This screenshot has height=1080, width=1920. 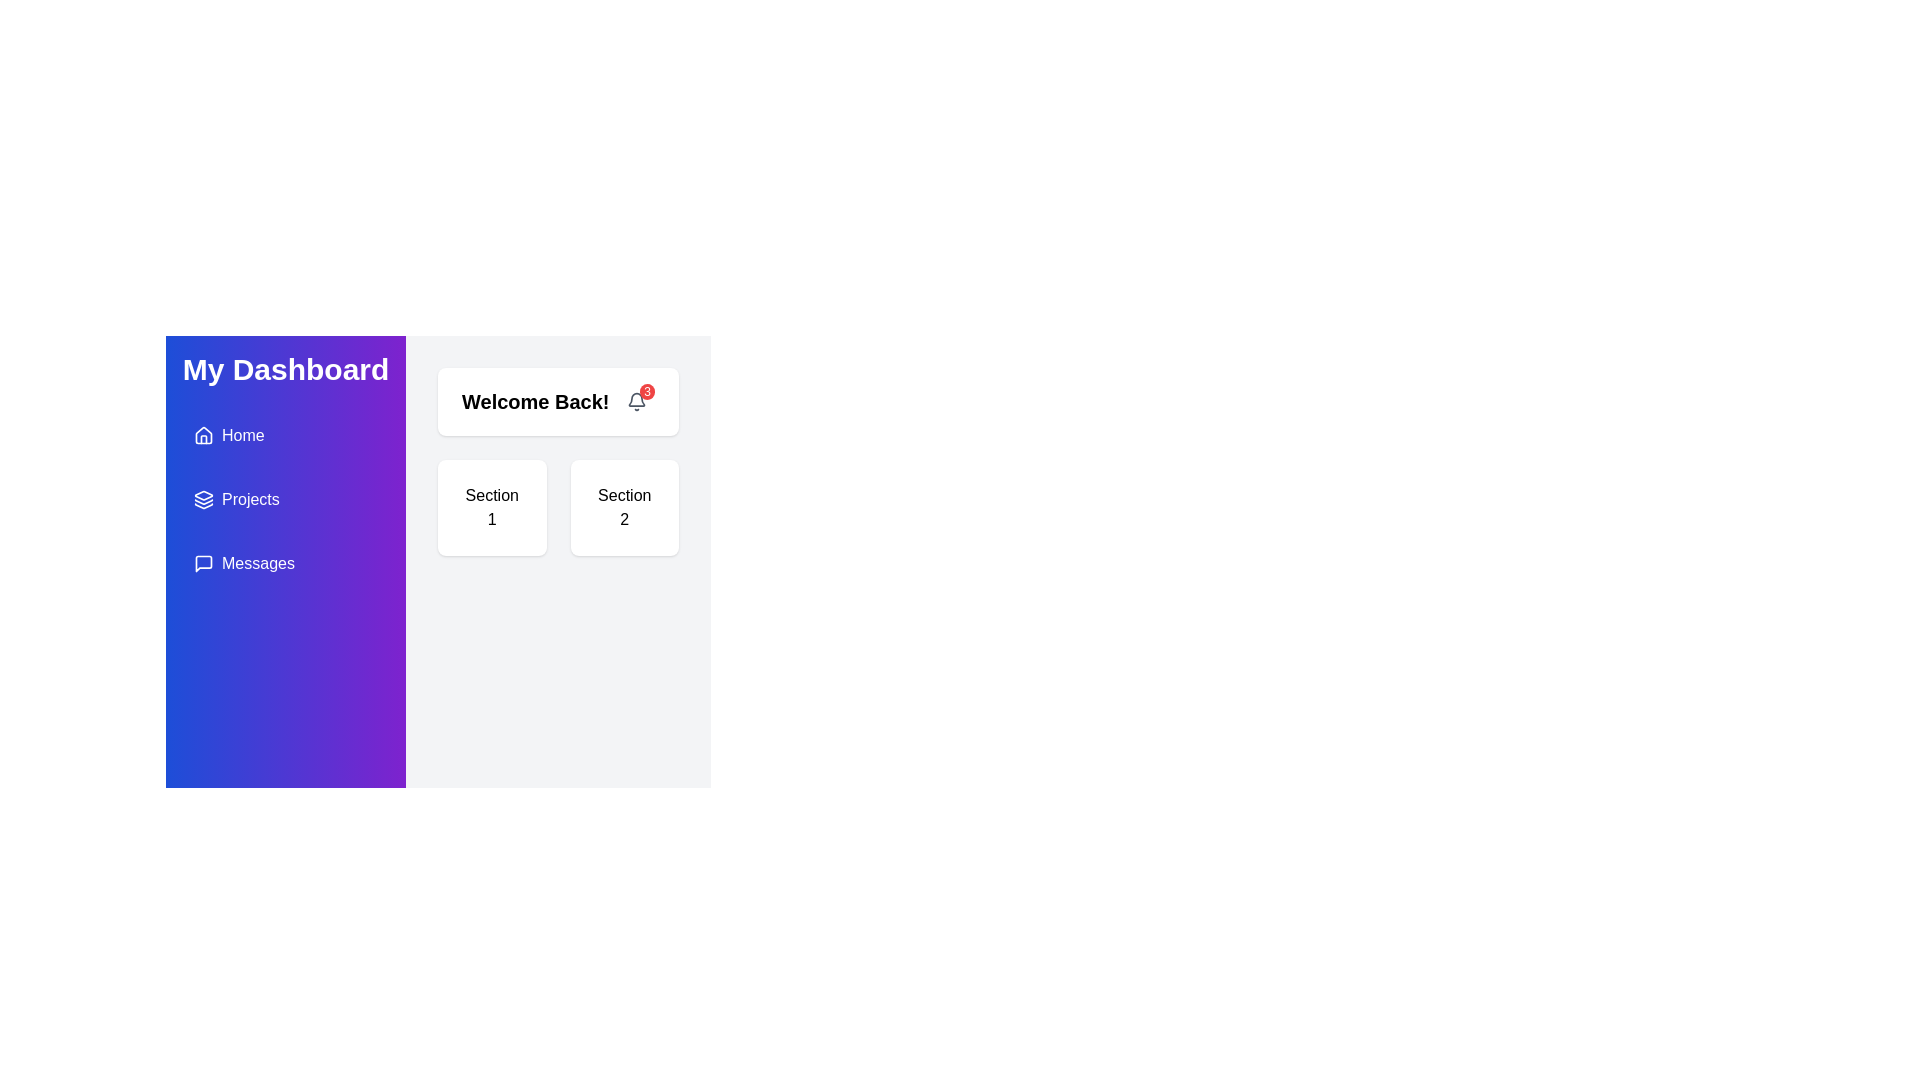 What do you see at coordinates (636, 399) in the screenshot?
I see `the notification bell icon located in the top-right corner of the 'Welcome Back!' card` at bounding box center [636, 399].